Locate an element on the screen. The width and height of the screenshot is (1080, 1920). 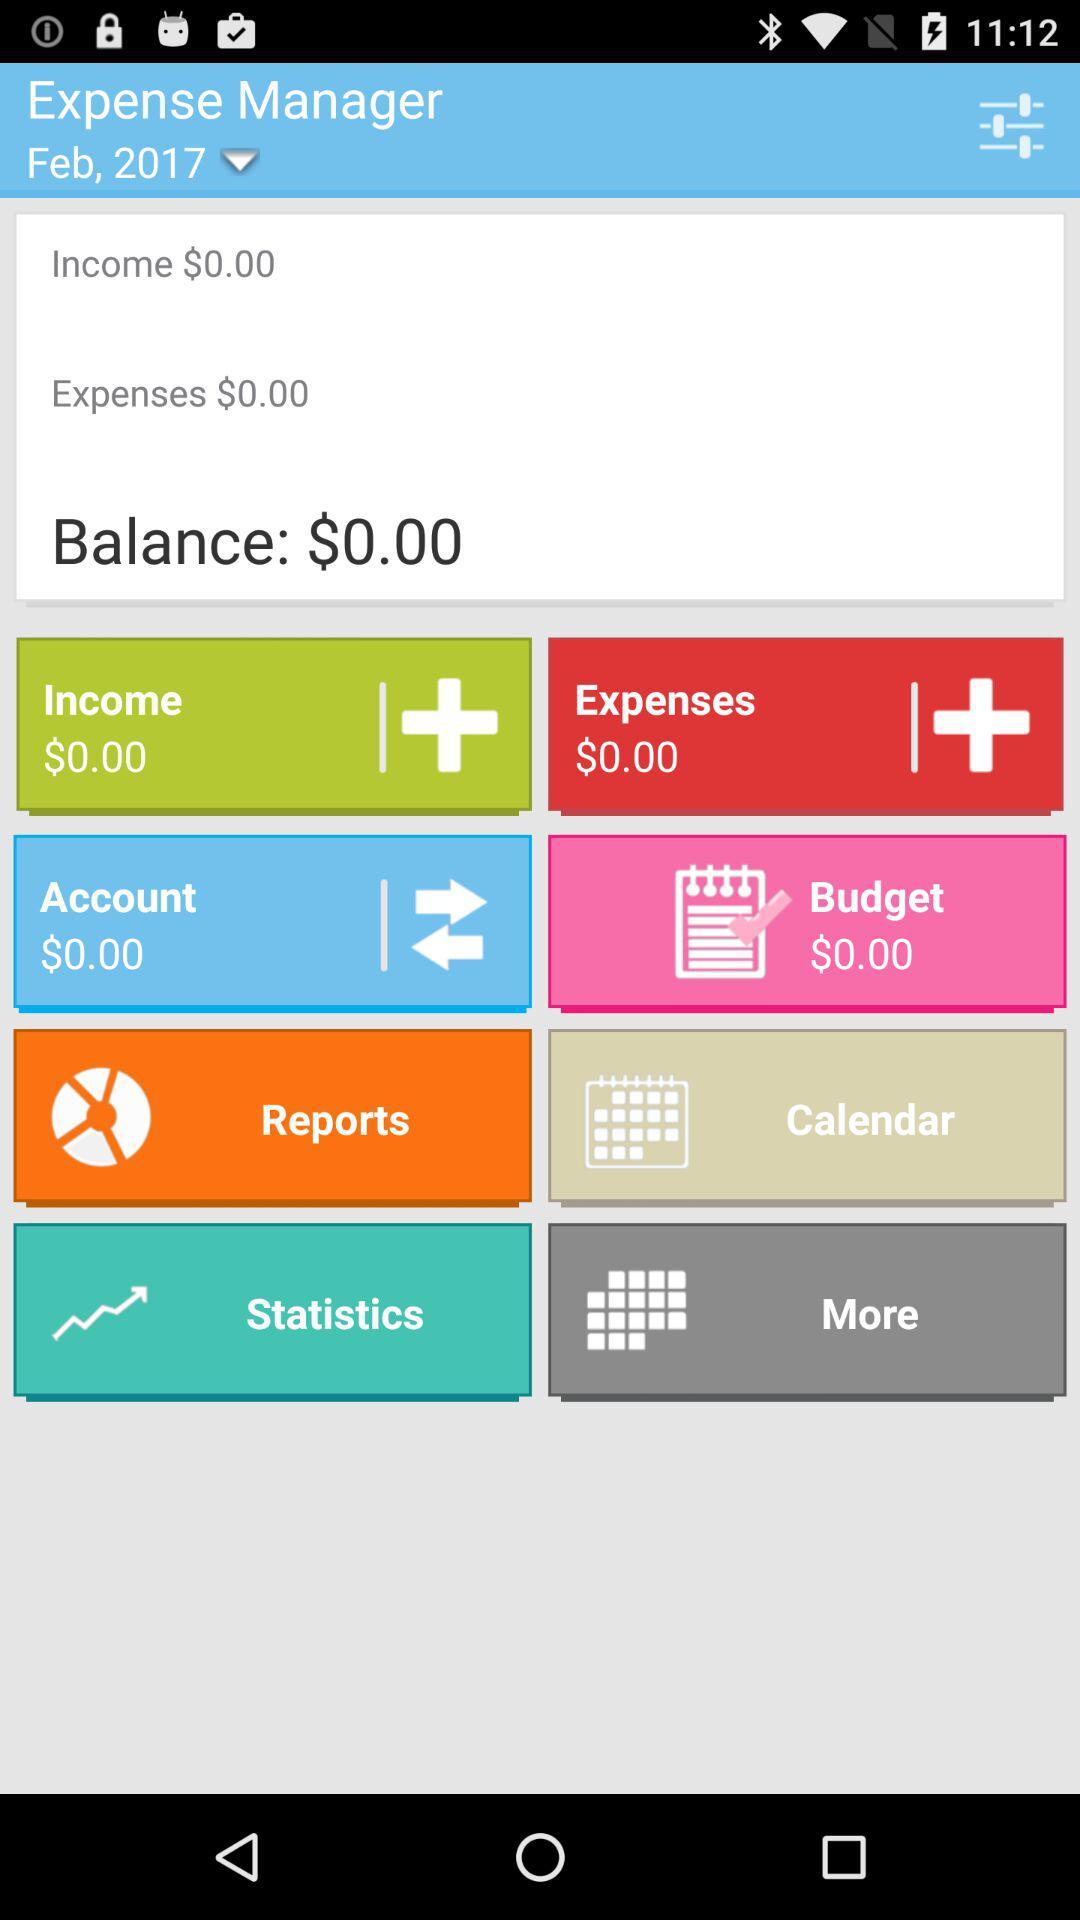
the sliders icon is located at coordinates (1011, 133).